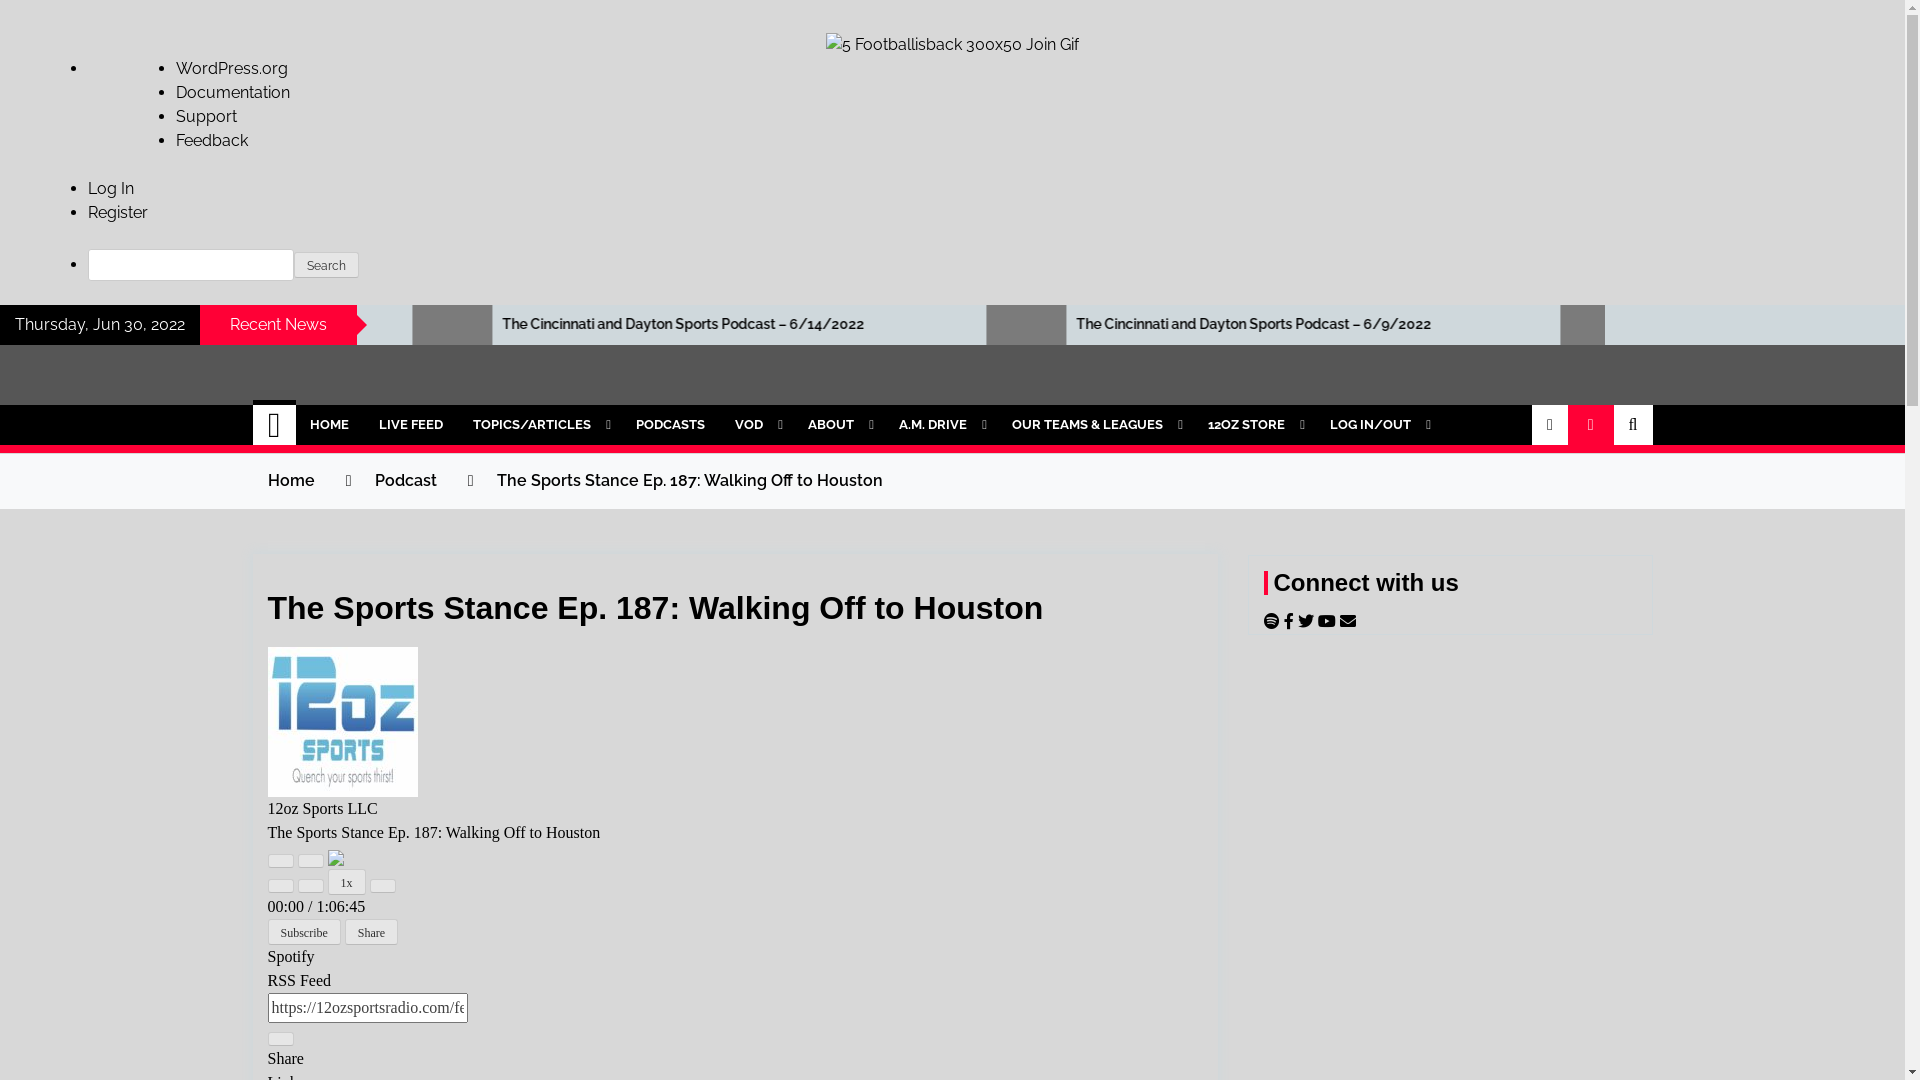  What do you see at coordinates (310, 859) in the screenshot?
I see `'Pause Episode'` at bounding box center [310, 859].